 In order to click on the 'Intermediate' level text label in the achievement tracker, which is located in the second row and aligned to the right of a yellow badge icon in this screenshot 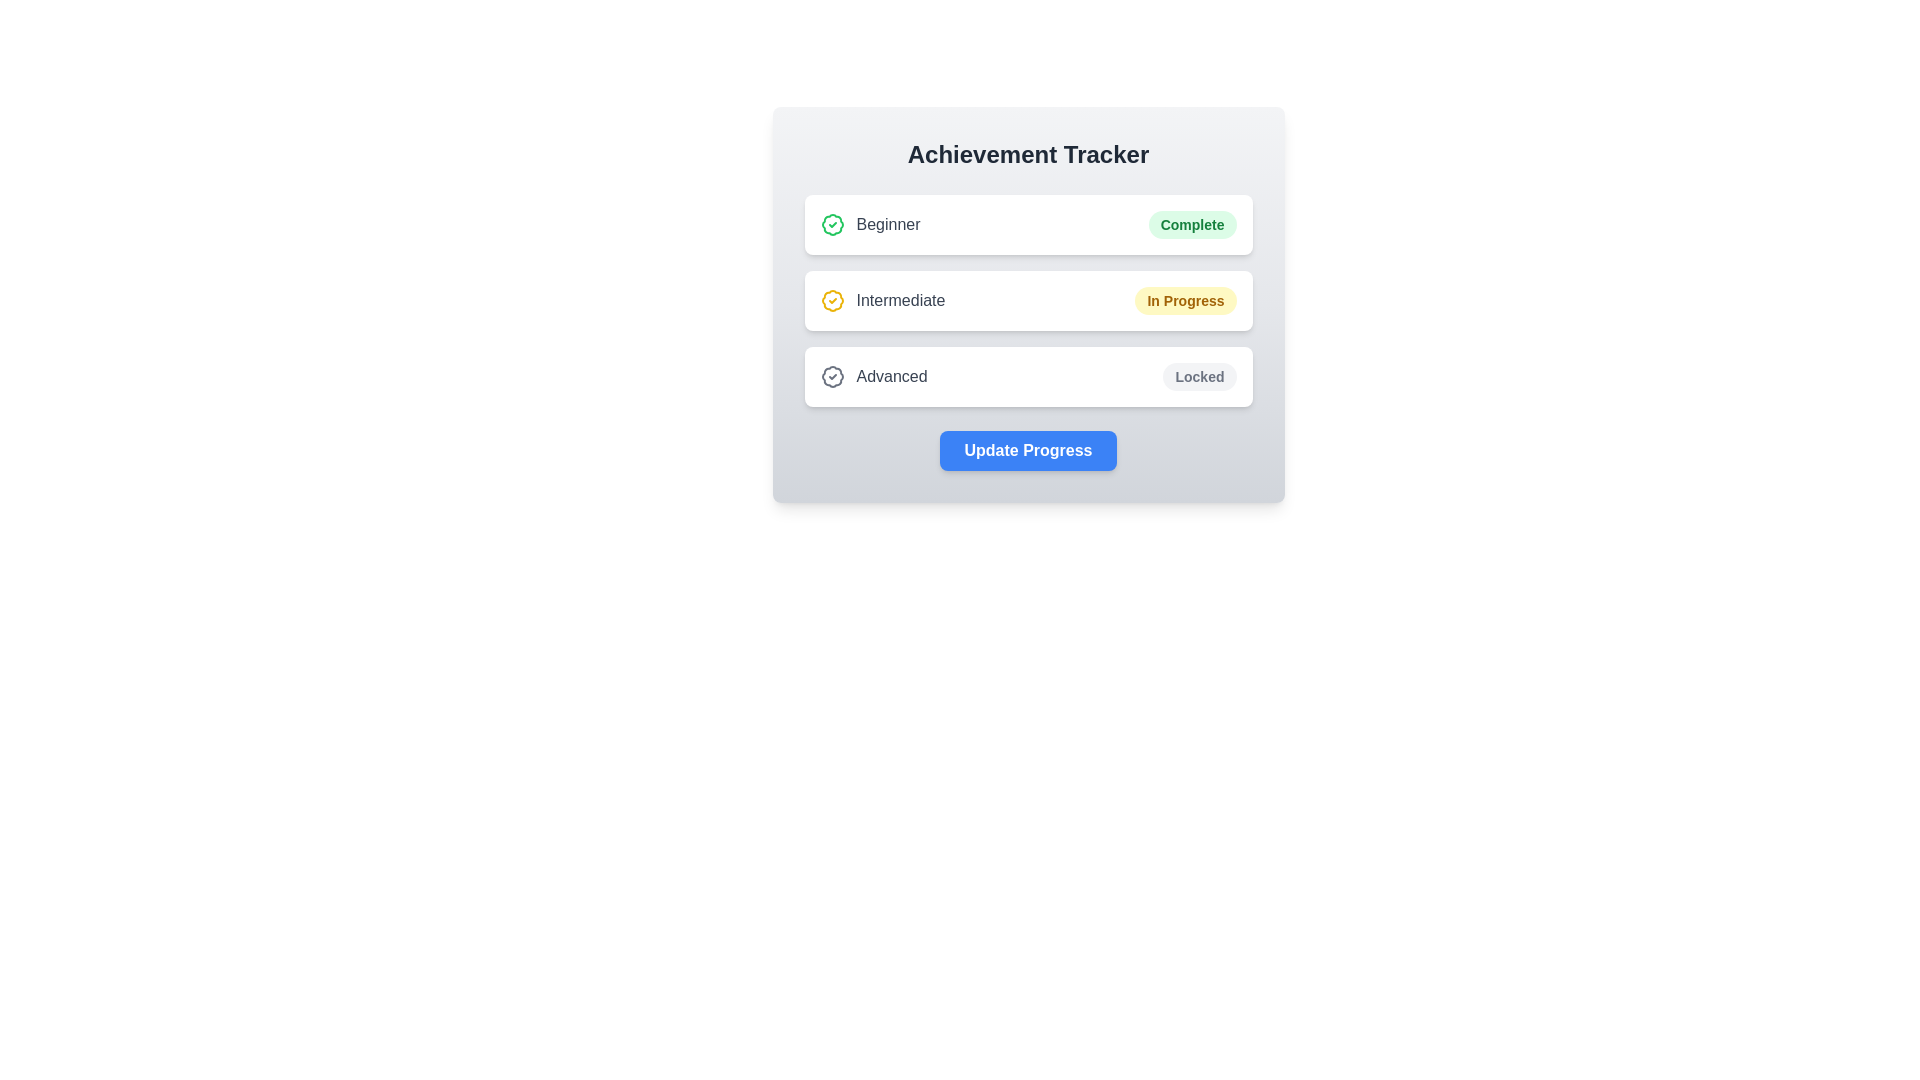, I will do `click(900, 300)`.